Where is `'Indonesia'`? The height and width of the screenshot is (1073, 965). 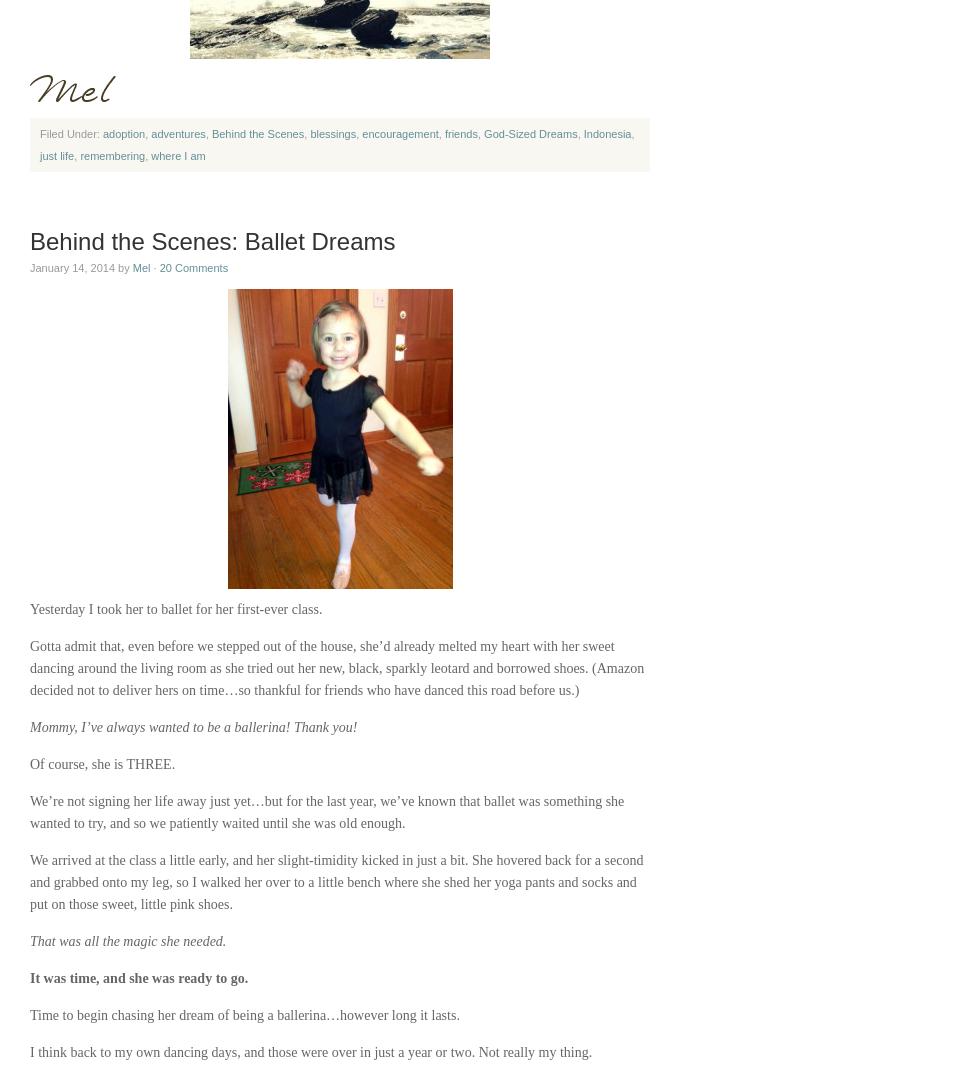
'Indonesia' is located at coordinates (605, 133).